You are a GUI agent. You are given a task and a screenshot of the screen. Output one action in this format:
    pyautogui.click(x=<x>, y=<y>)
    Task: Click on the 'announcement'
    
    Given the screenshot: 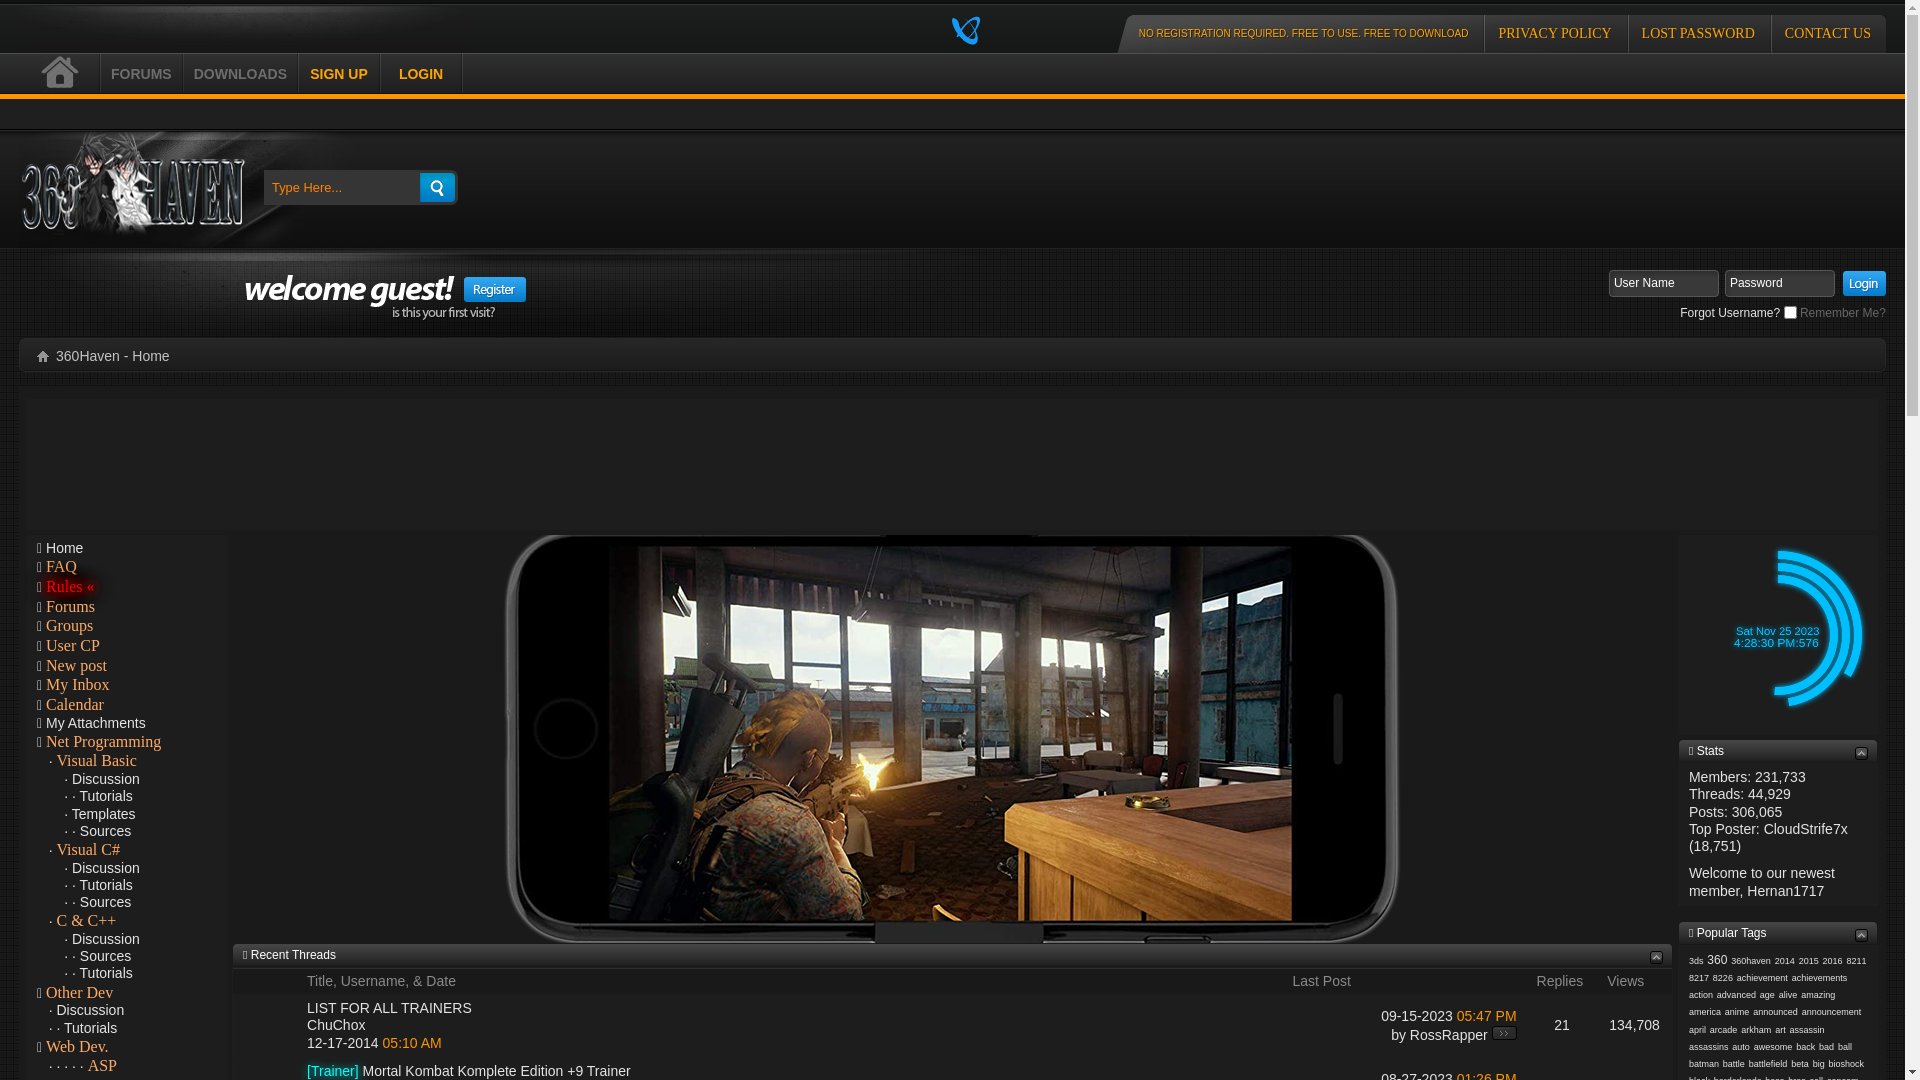 What is the action you would take?
    pyautogui.click(x=1832, y=1011)
    